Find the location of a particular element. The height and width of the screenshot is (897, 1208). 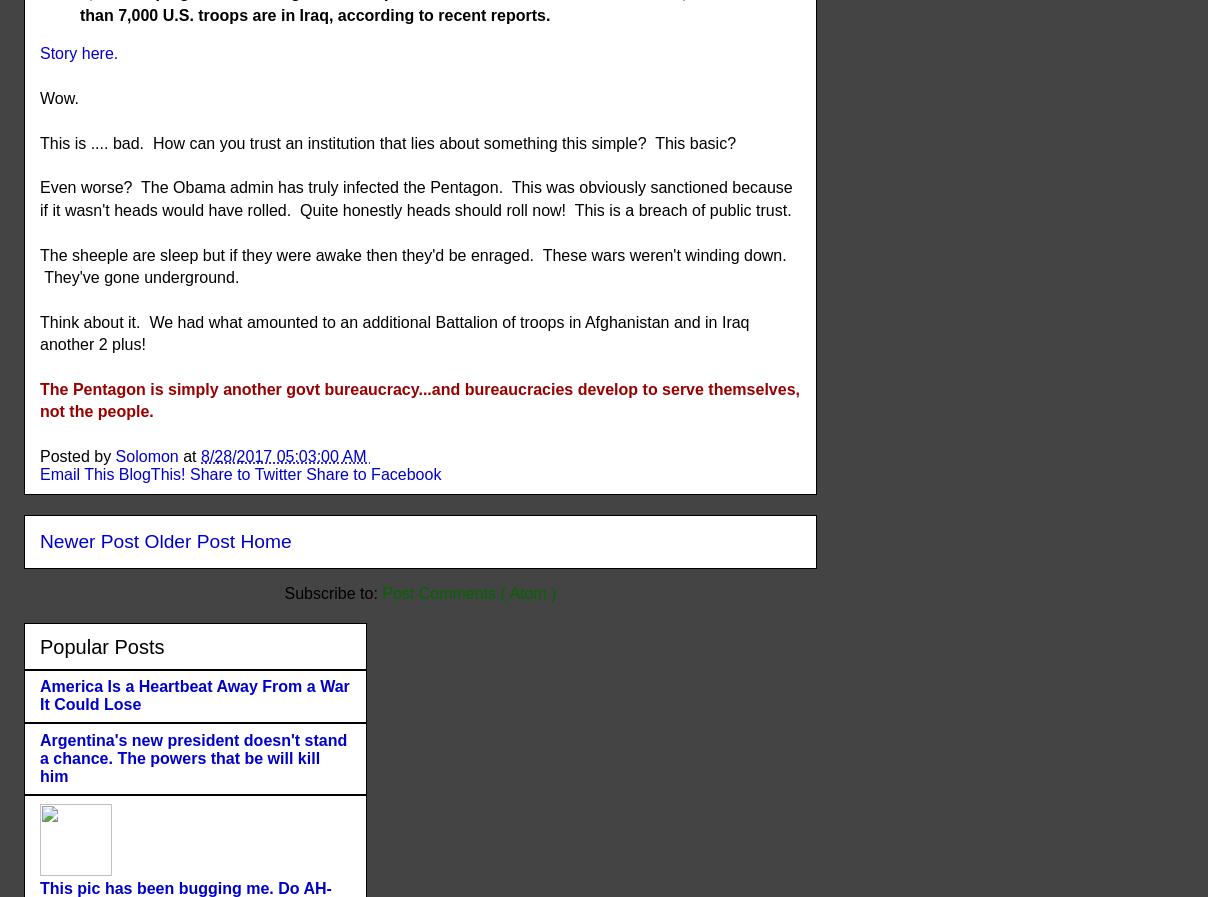

'Home' is located at coordinates (240, 540).